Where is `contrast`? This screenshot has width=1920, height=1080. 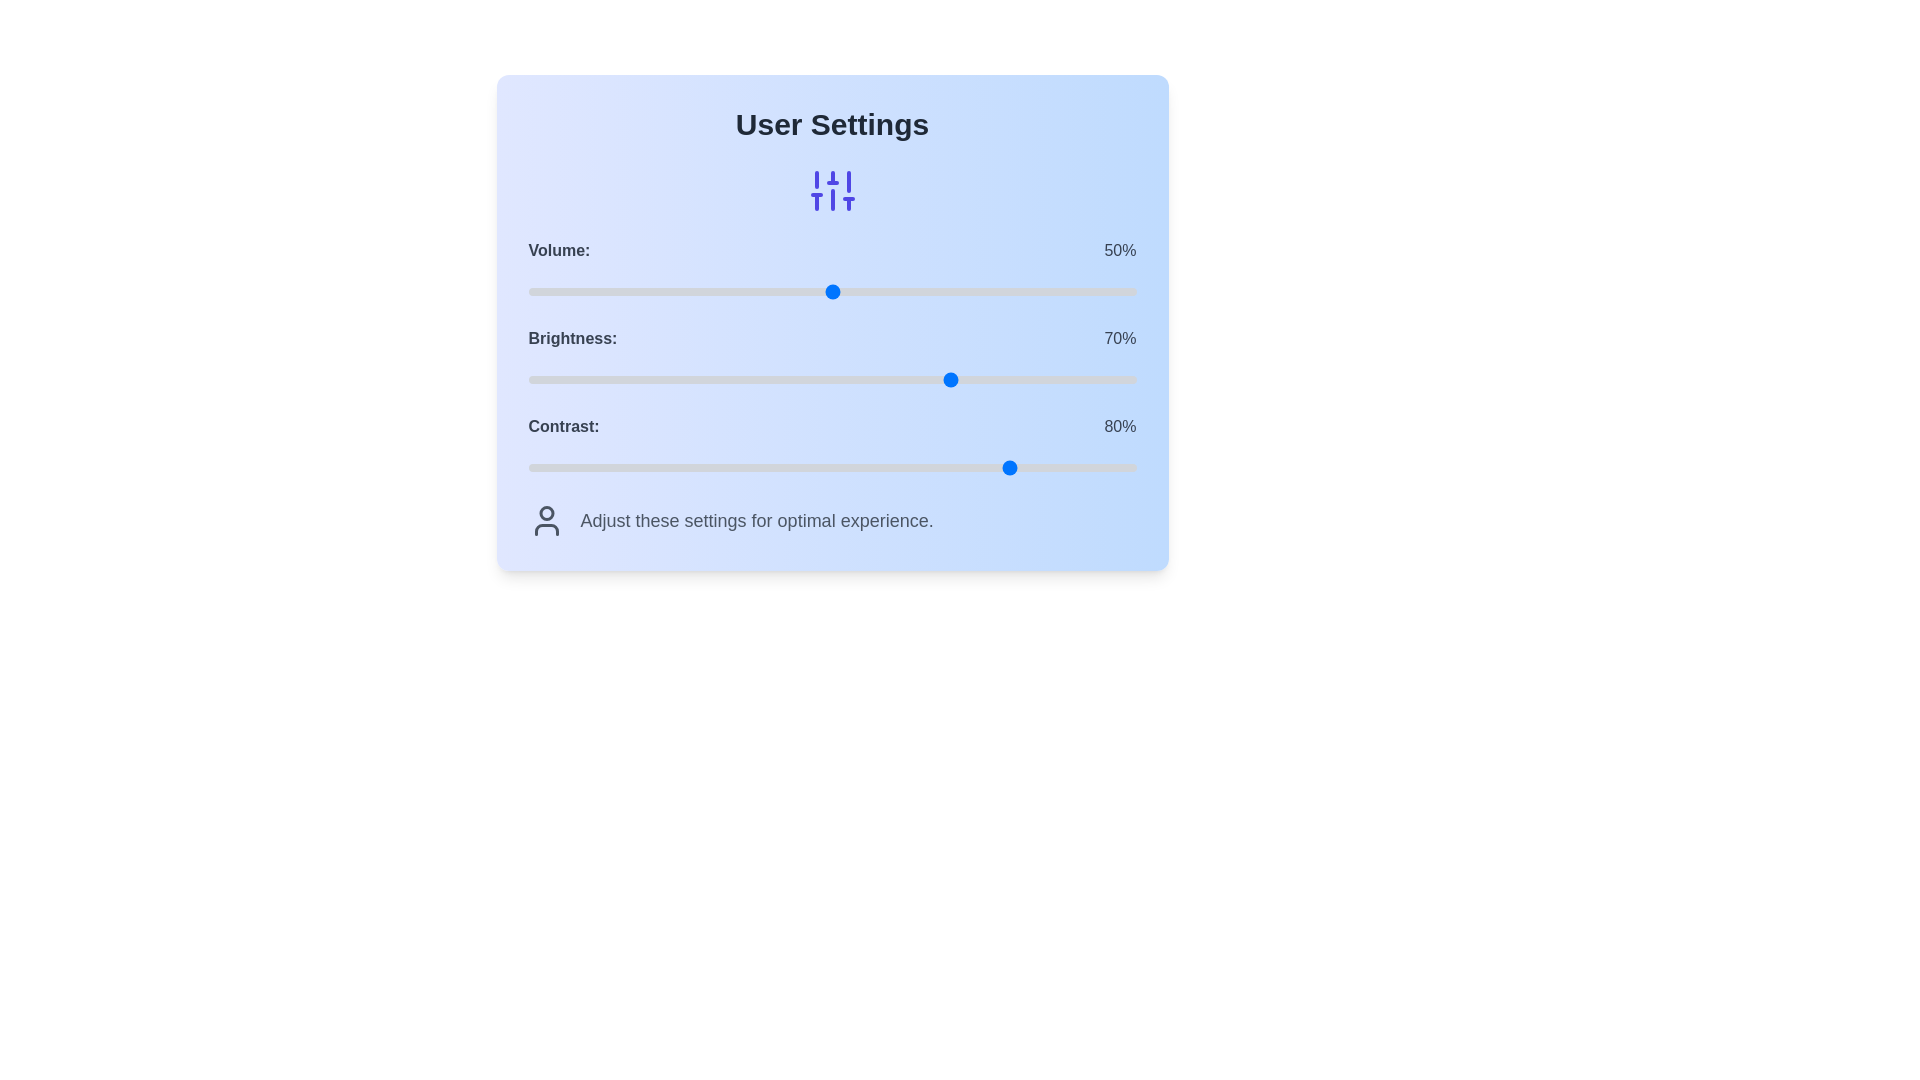 contrast is located at coordinates (692, 467).